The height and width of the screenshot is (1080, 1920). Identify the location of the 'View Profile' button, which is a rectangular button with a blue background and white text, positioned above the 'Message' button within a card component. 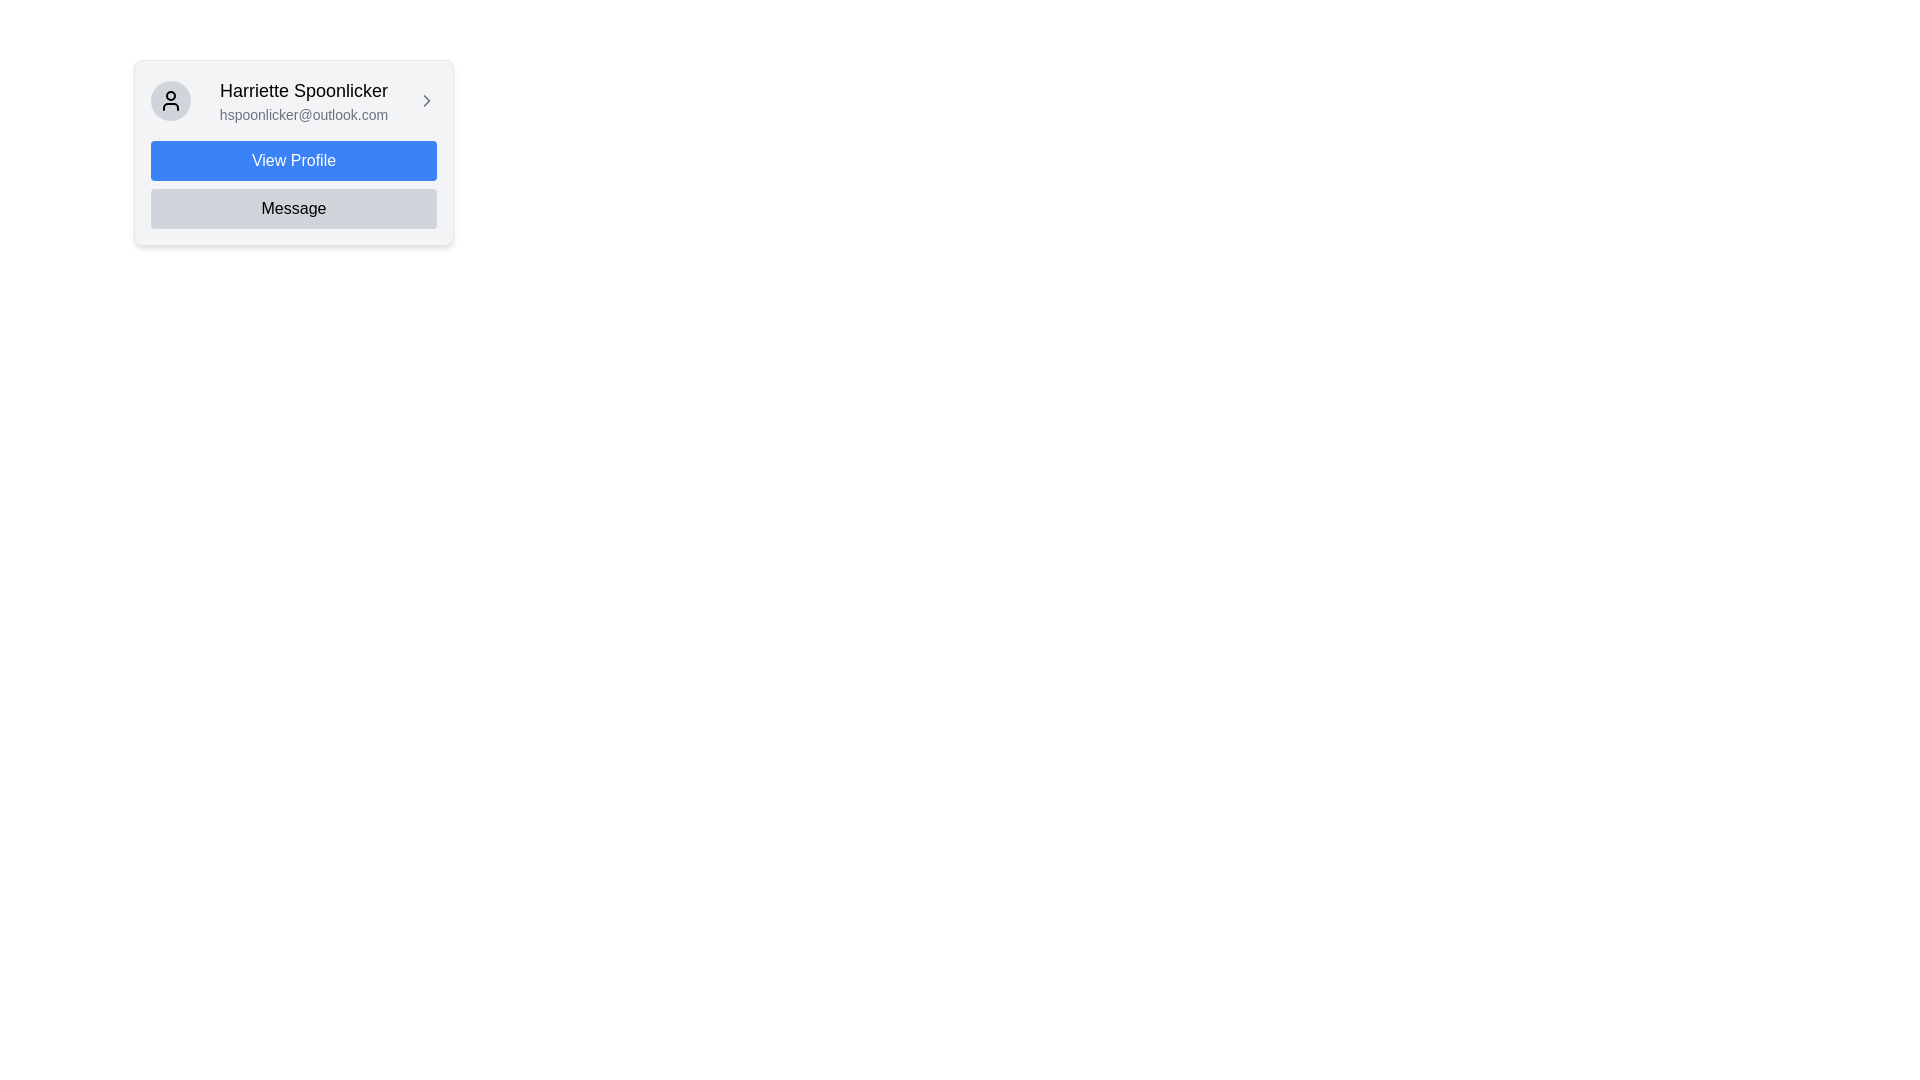
(292, 152).